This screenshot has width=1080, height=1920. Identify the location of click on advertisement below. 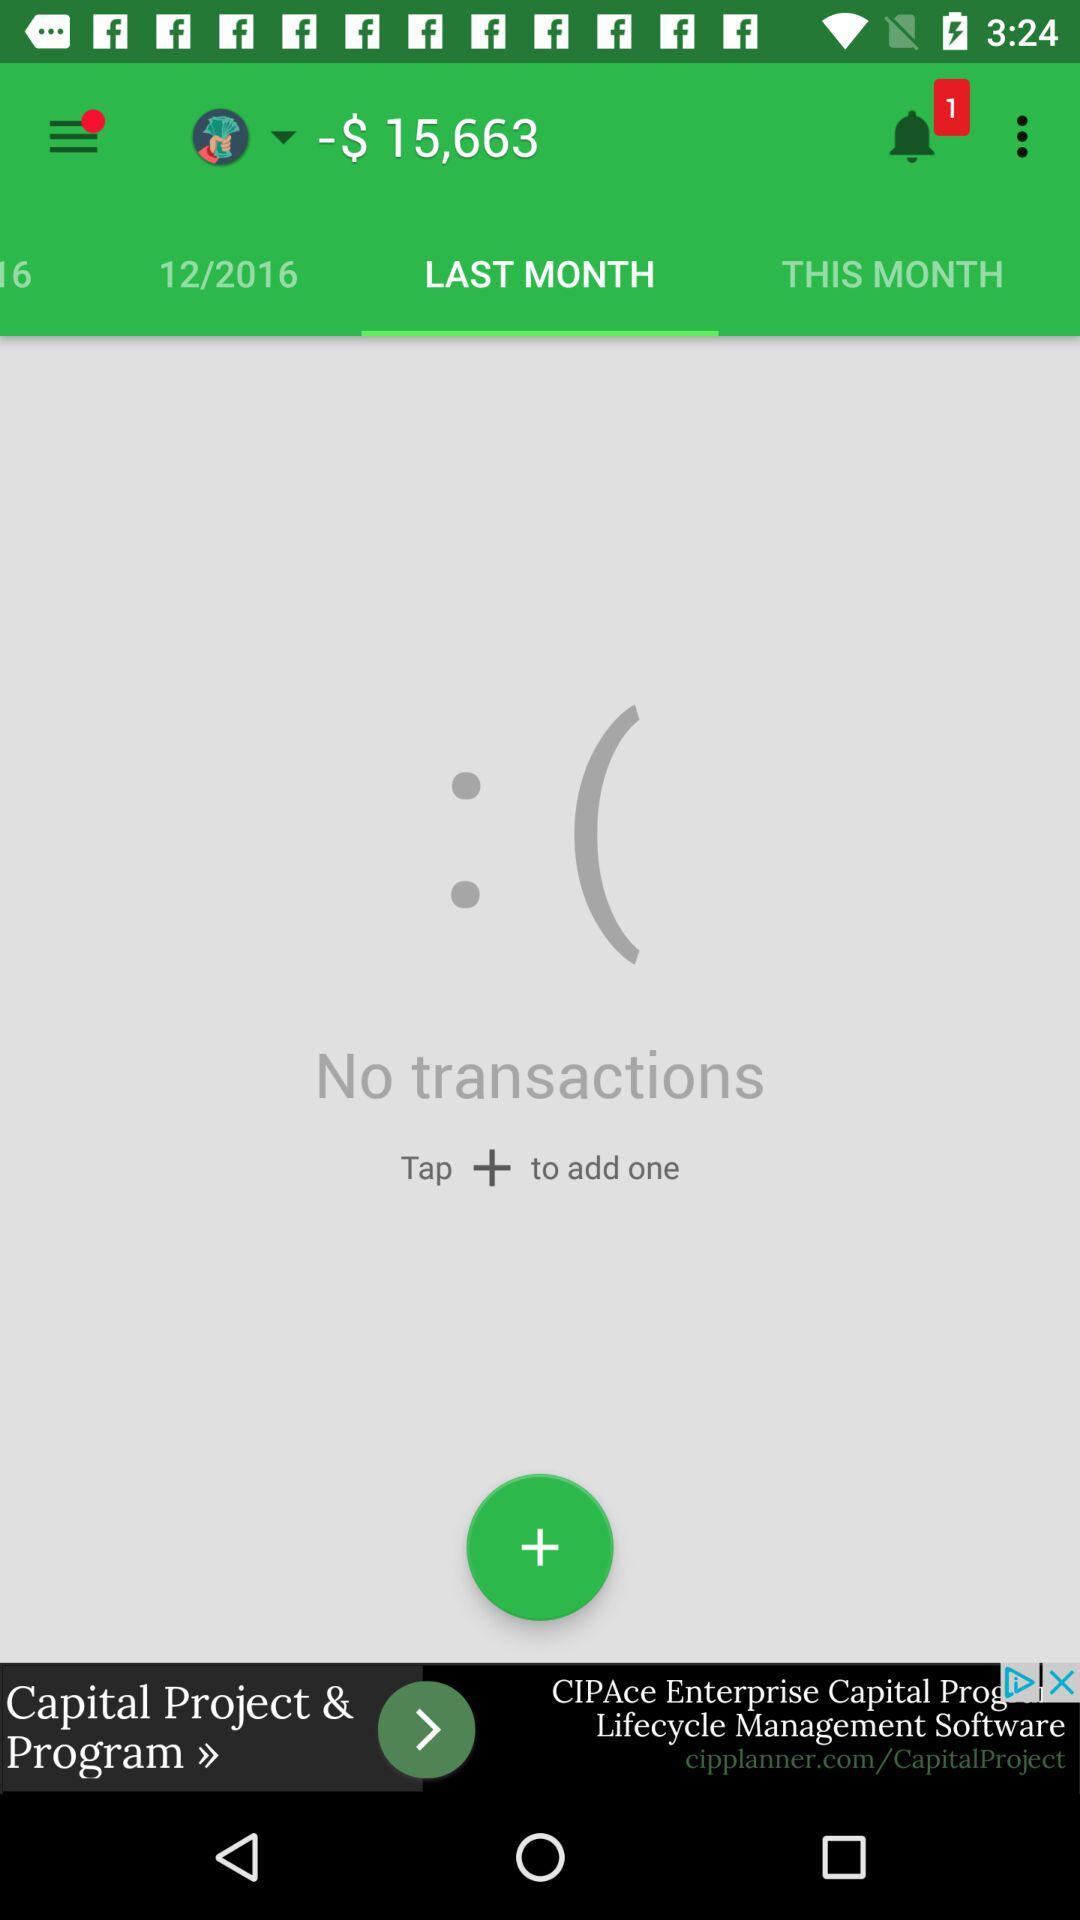
(540, 1727).